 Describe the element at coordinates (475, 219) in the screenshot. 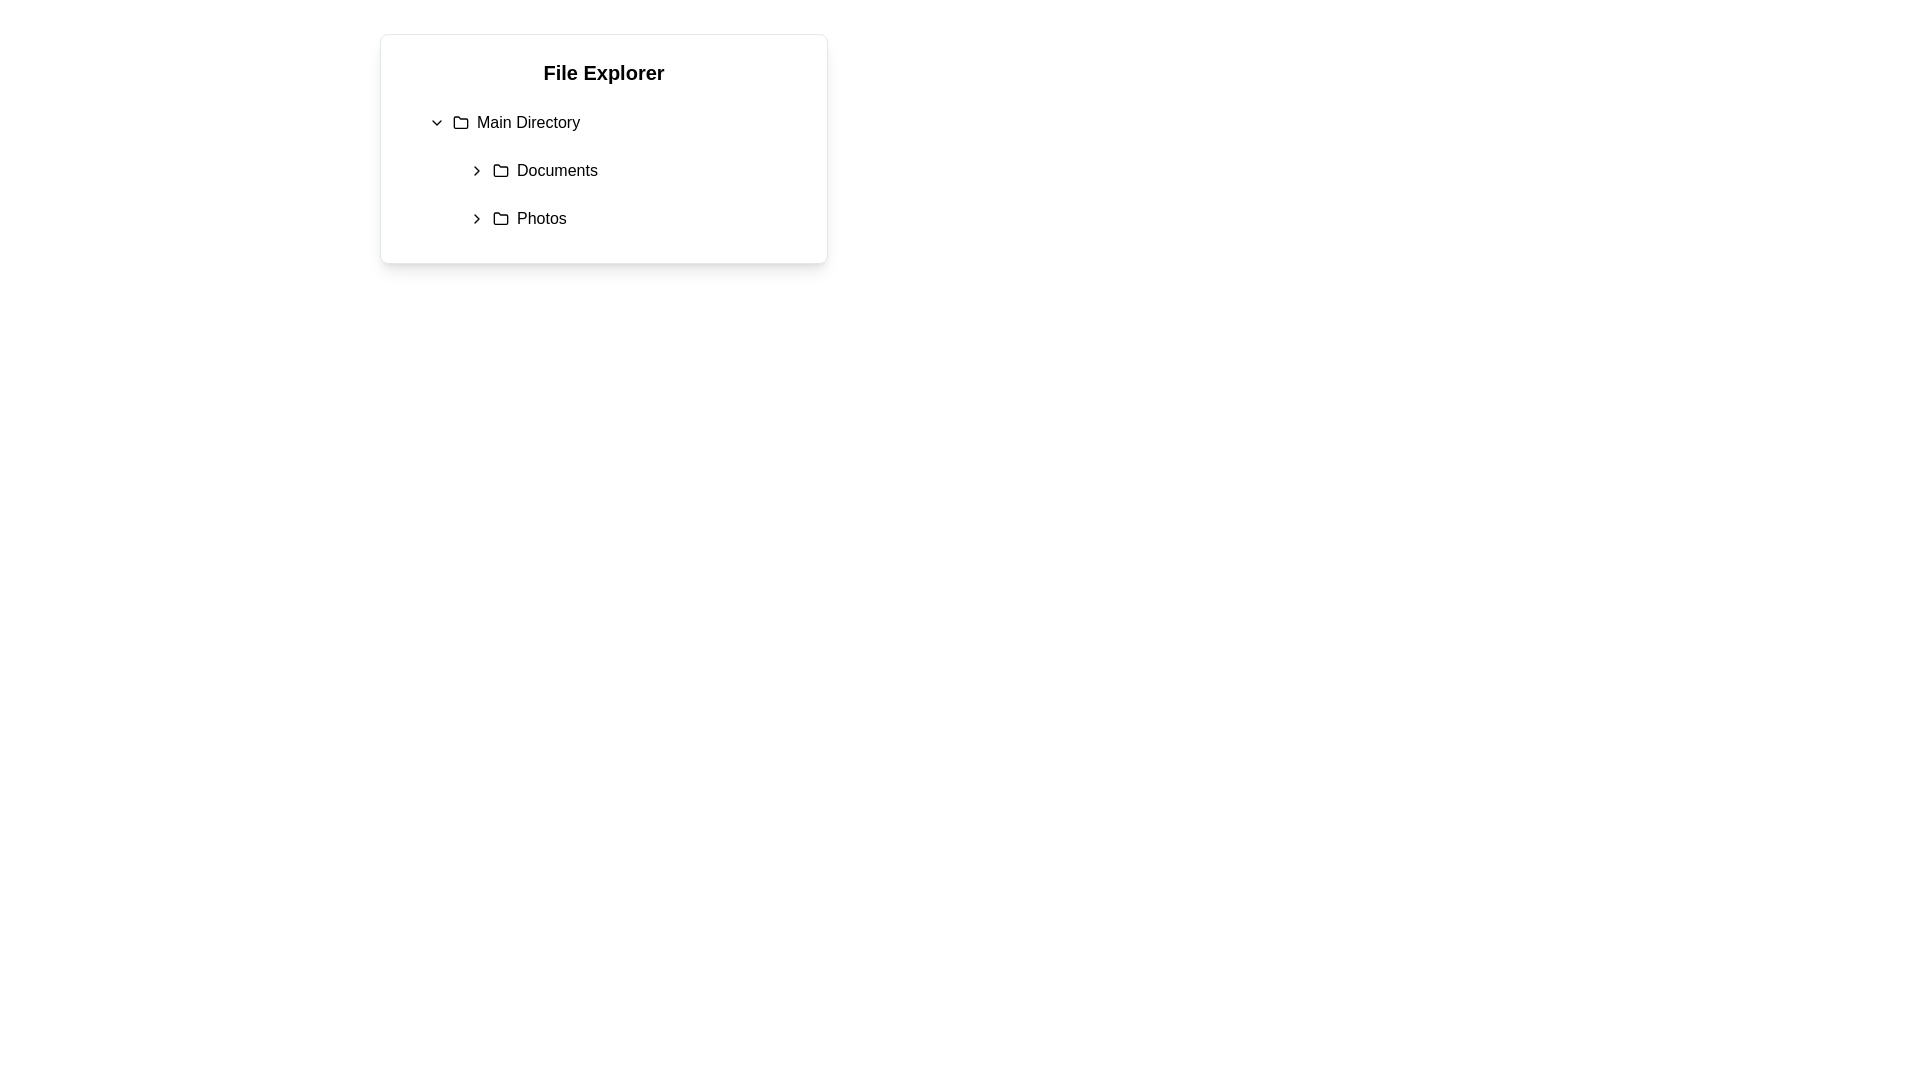

I see `the Expand/Collapse Icon (Chevron) located to the left of the 'Photos' directory` at that location.